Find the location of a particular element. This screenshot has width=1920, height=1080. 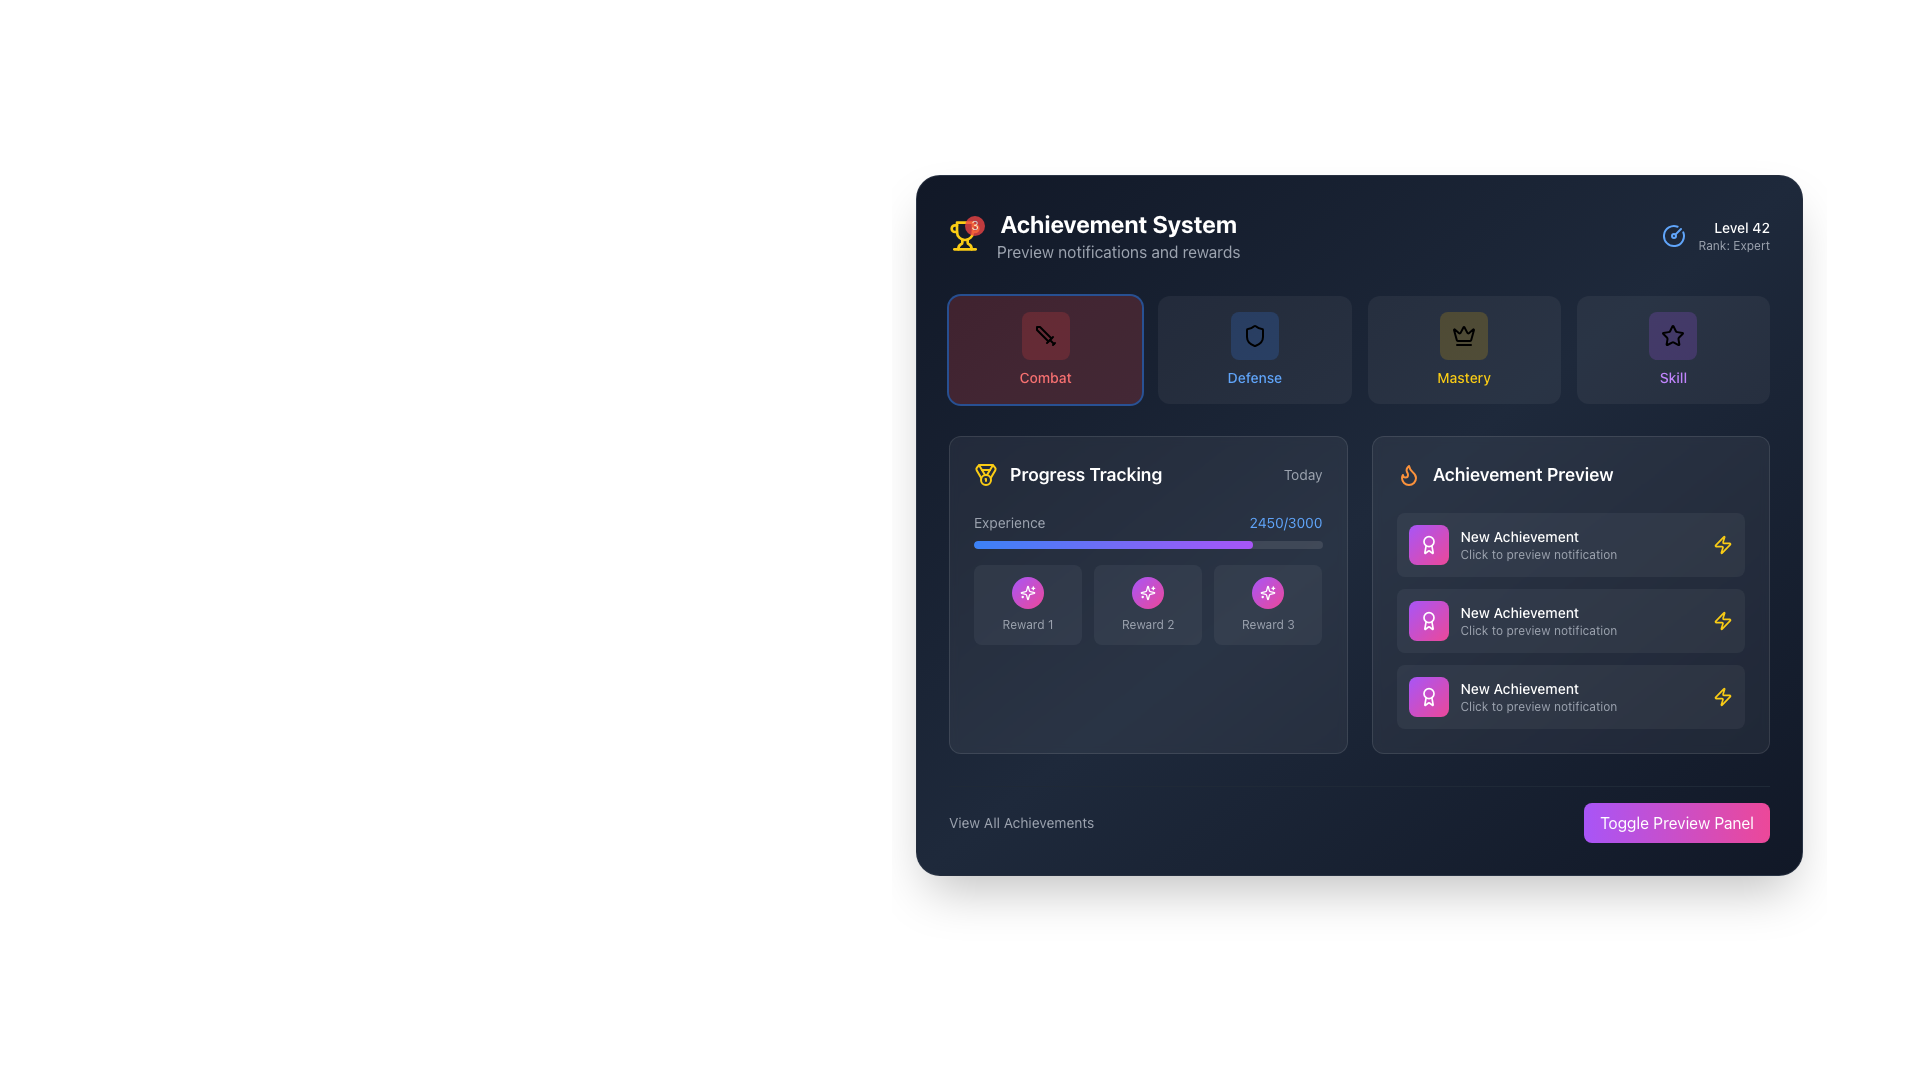

the Header indicating progress tracking status and current date is located at coordinates (1148, 474).